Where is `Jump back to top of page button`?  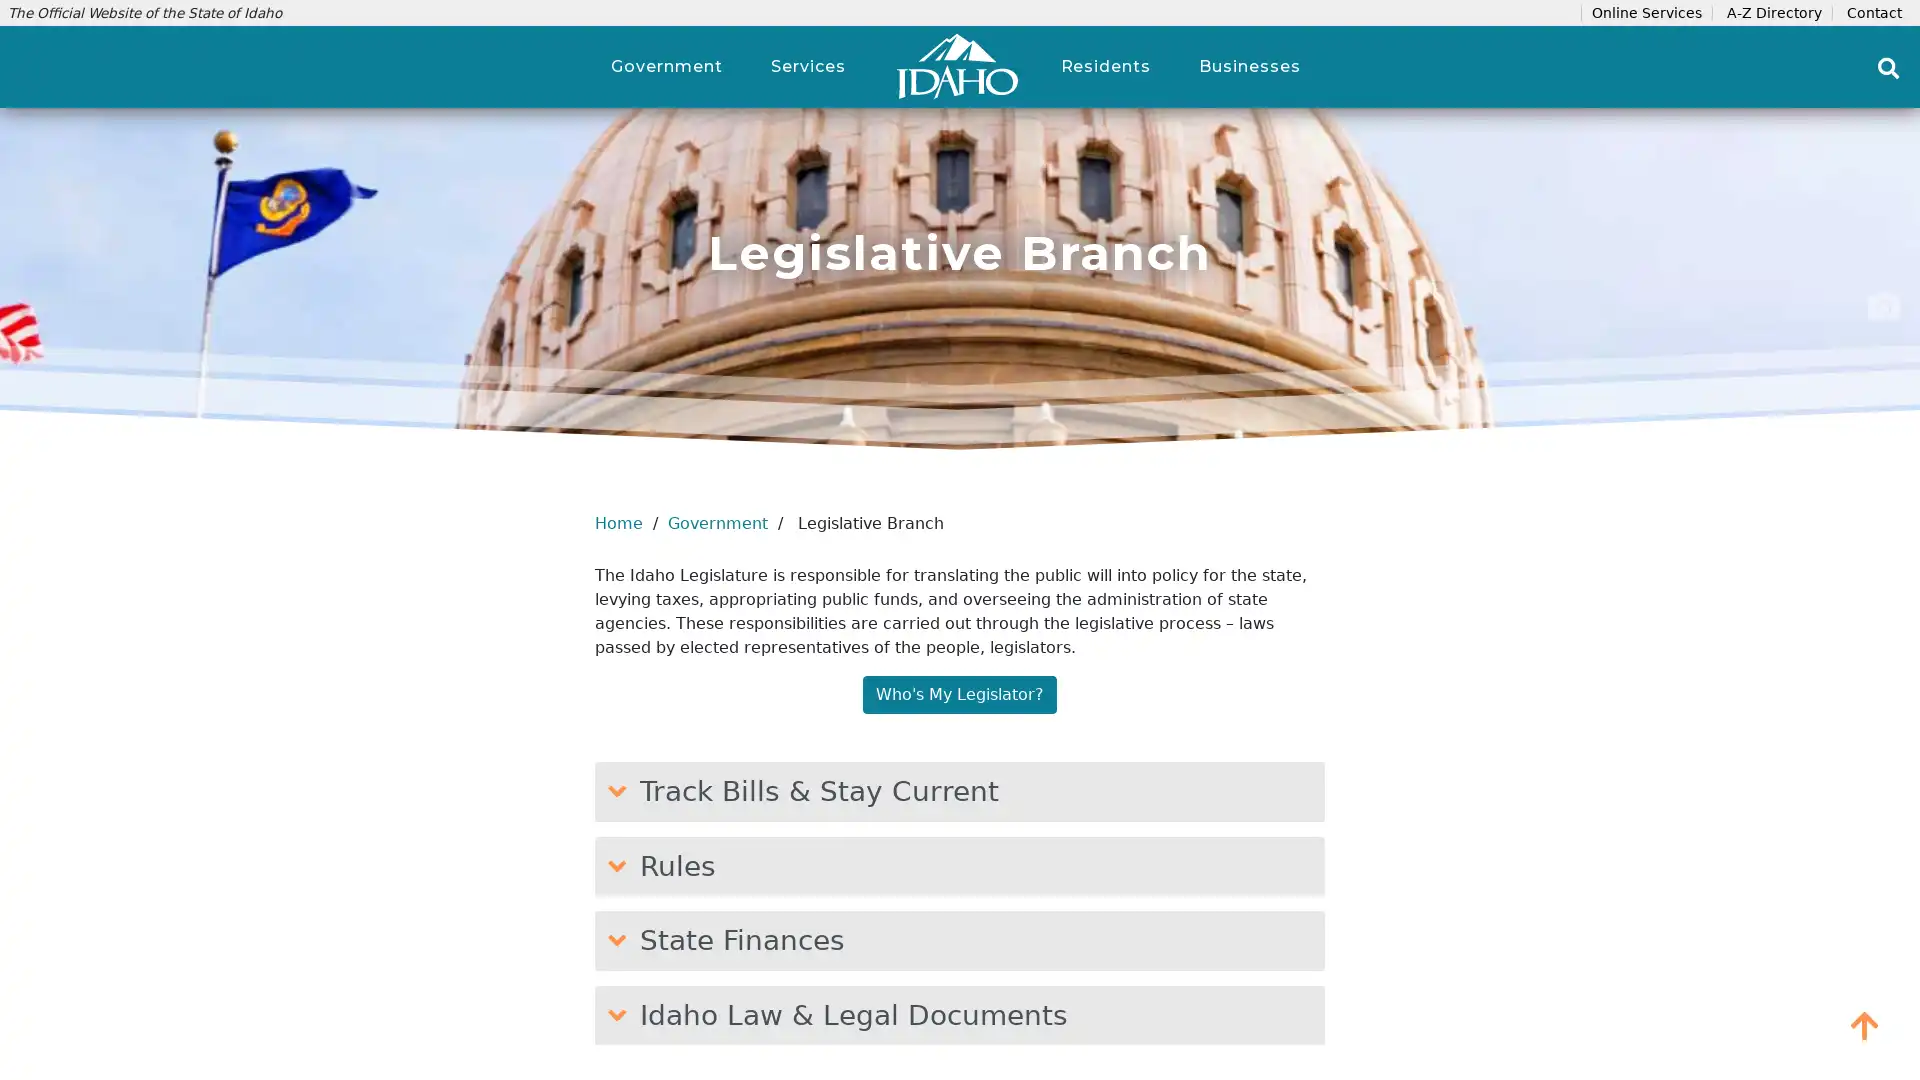 Jump back to top of page button is located at coordinates (1864, 1025).